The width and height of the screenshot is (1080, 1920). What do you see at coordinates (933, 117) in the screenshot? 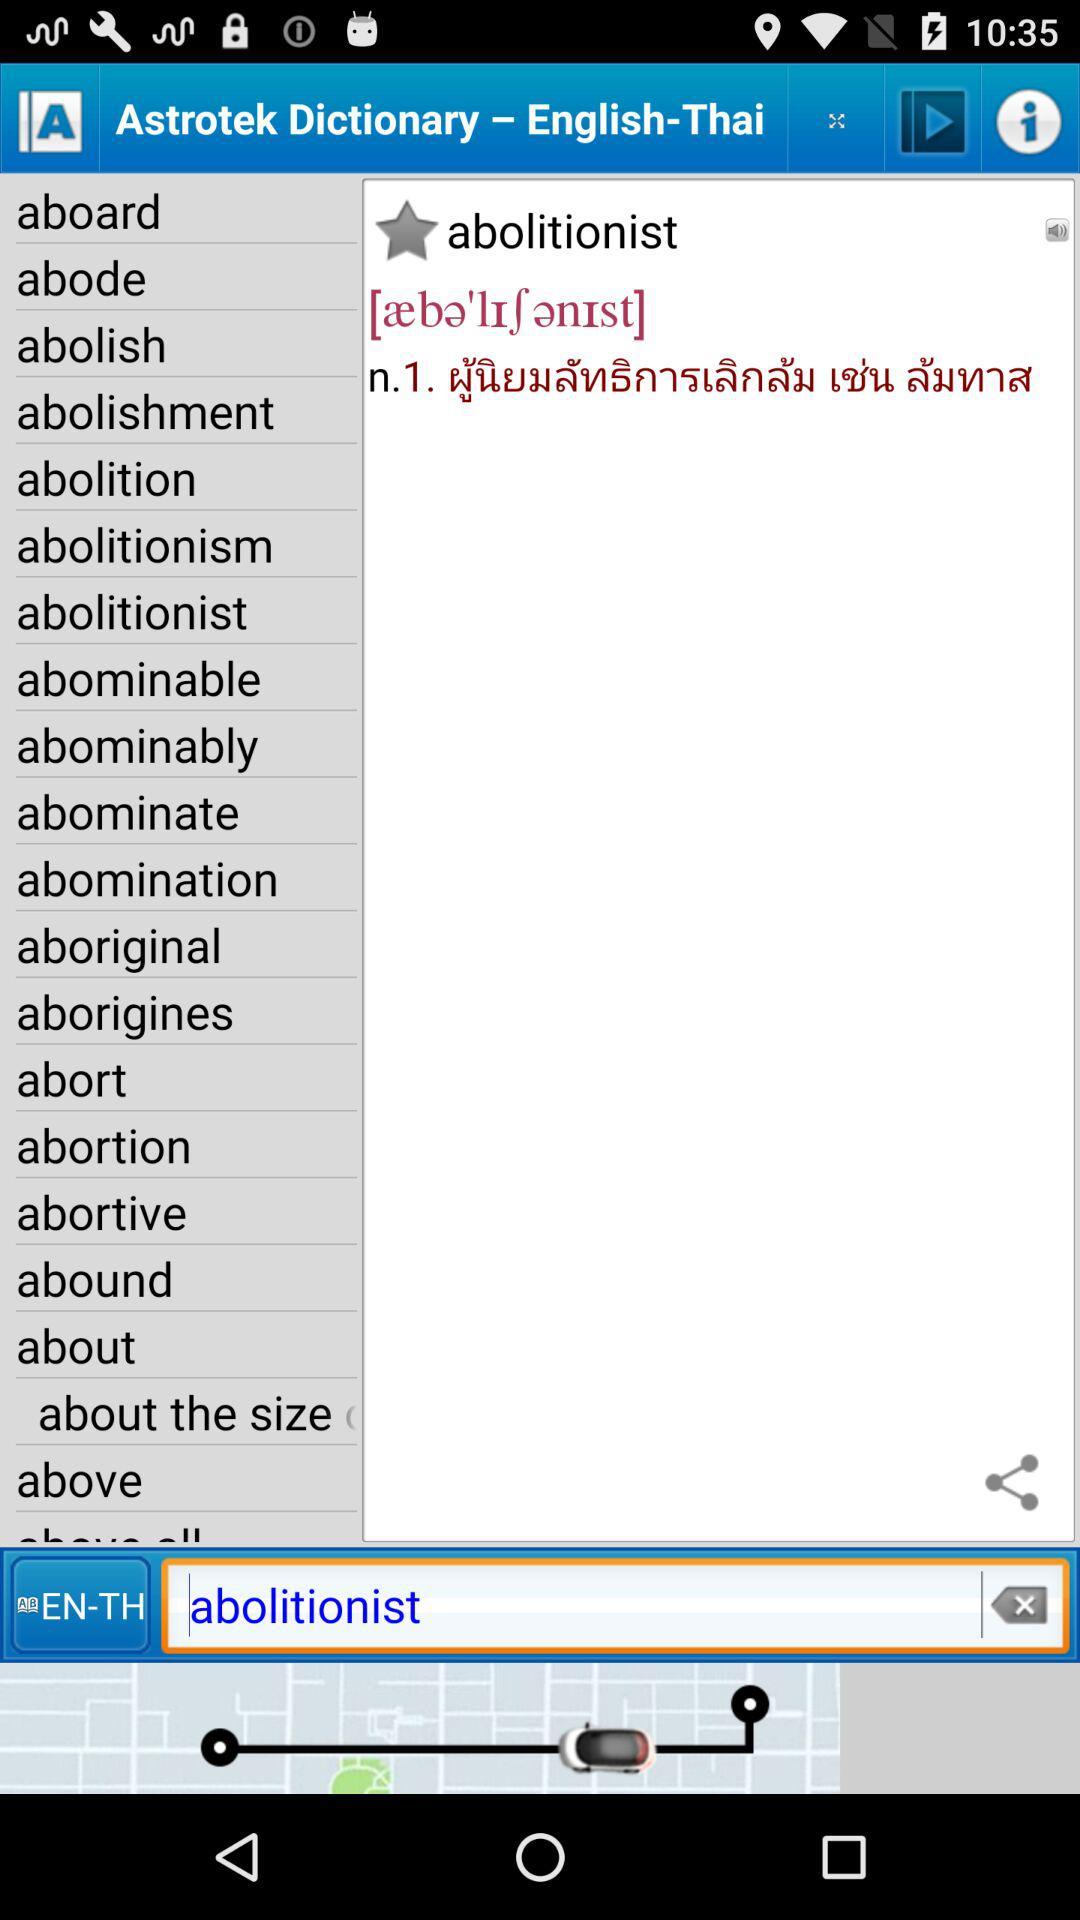
I see `song playmusic` at bounding box center [933, 117].